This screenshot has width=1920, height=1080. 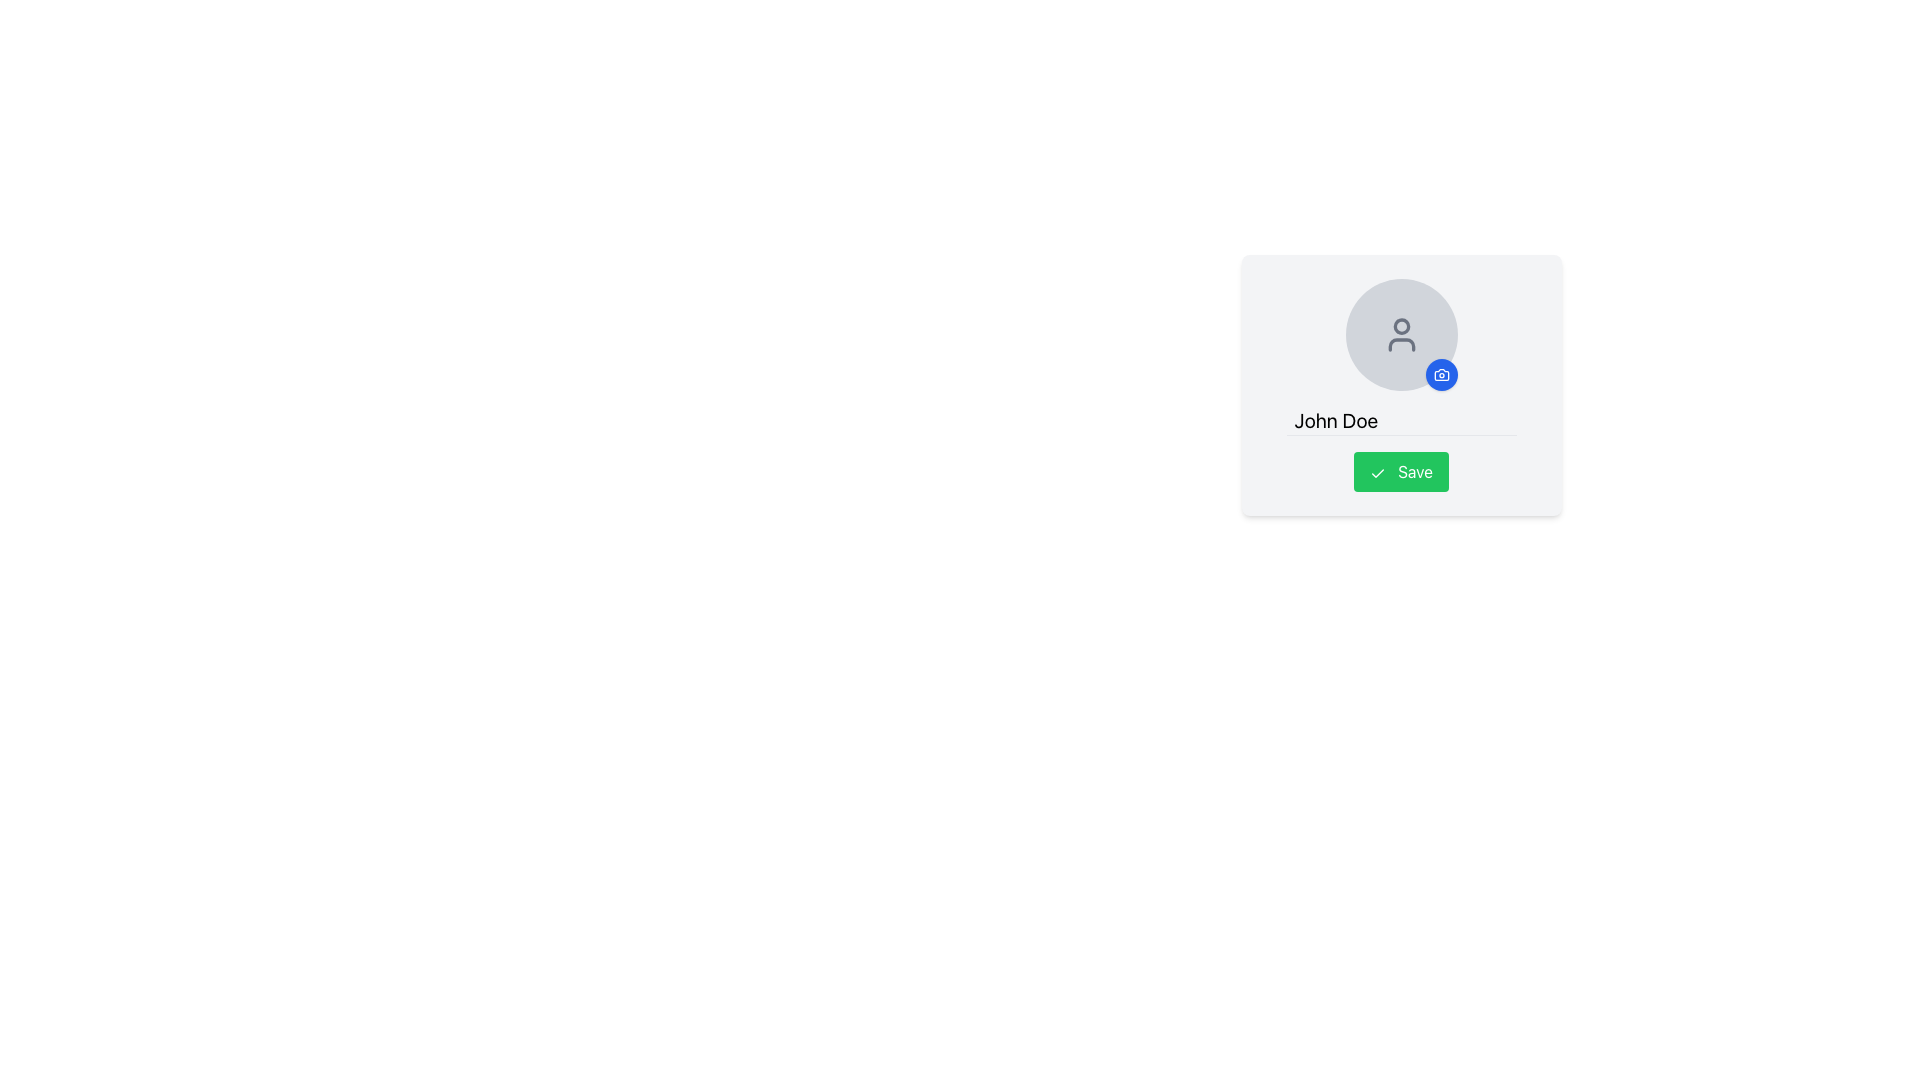 What do you see at coordinates (1376, 473) in the screenshot?
I see `the checkmark icon located on the left side of the 'Save' button, which is positioned below the name 'John Doe.'` at bounding box center [1376, 473].